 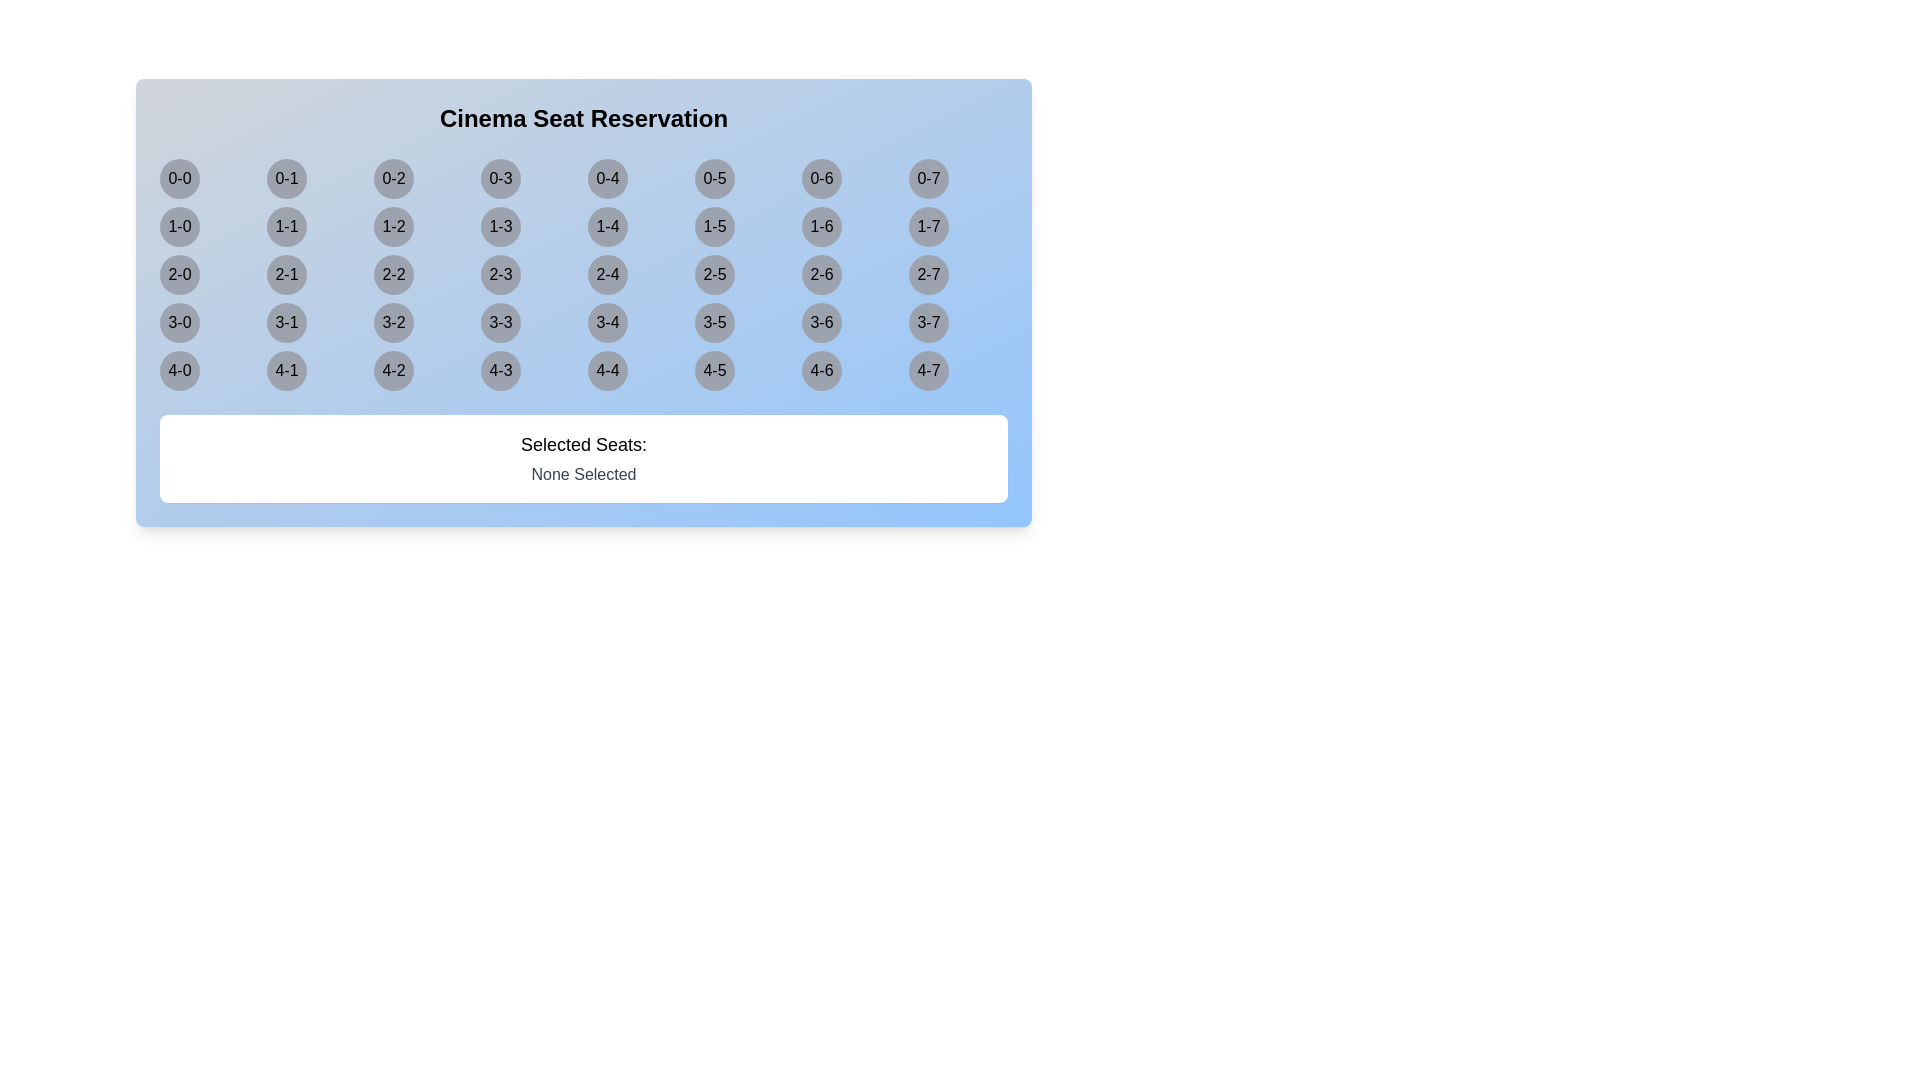 What do you see at coordinates (286, 226) in the screenshot?
I see `the circular button labeled '1-1' with a light gray background` at bounding box center [286, 226].